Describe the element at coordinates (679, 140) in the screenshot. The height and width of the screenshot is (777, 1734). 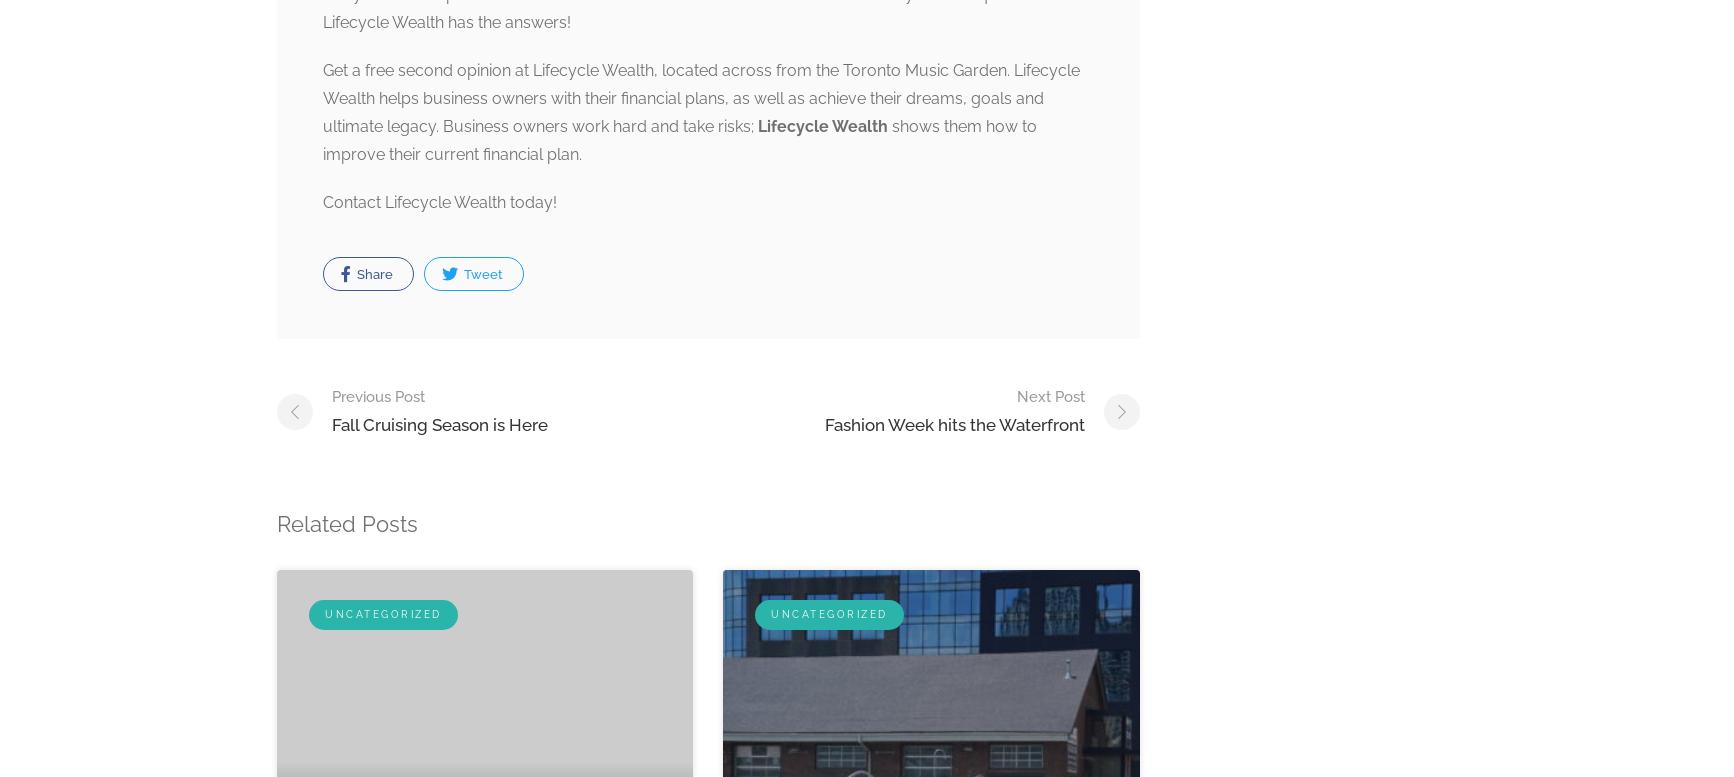
I see `'shows them how to improve their current financial plan.'` at that location.